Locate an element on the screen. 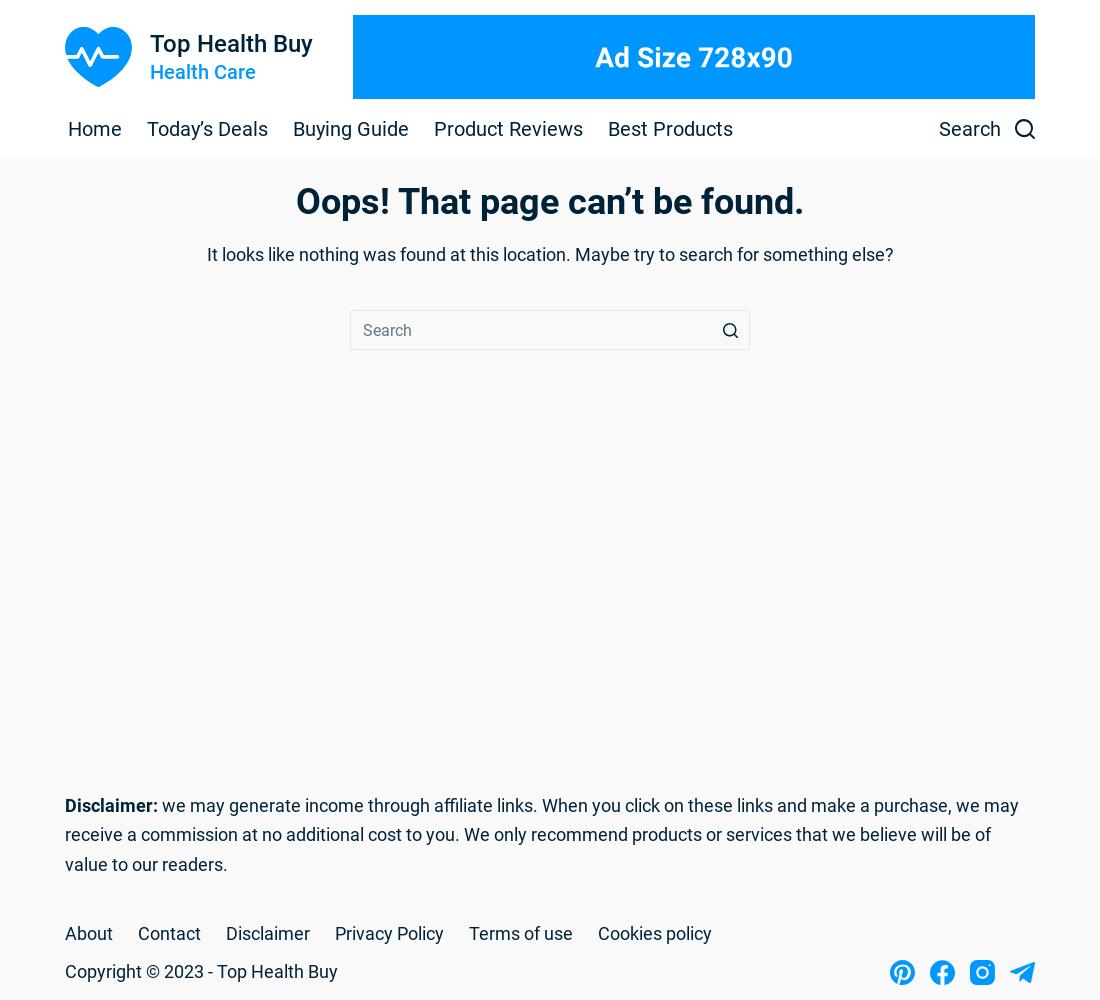 The width and height of the screenshot is (1100, 1000). 'we may generate income through affiliate links. When you click on these links and make a purchase, we may receive a commission at no additional cost to you. We only recommend products or services that we believe will be of value to our readers.' is located at coordinates (541, 833).